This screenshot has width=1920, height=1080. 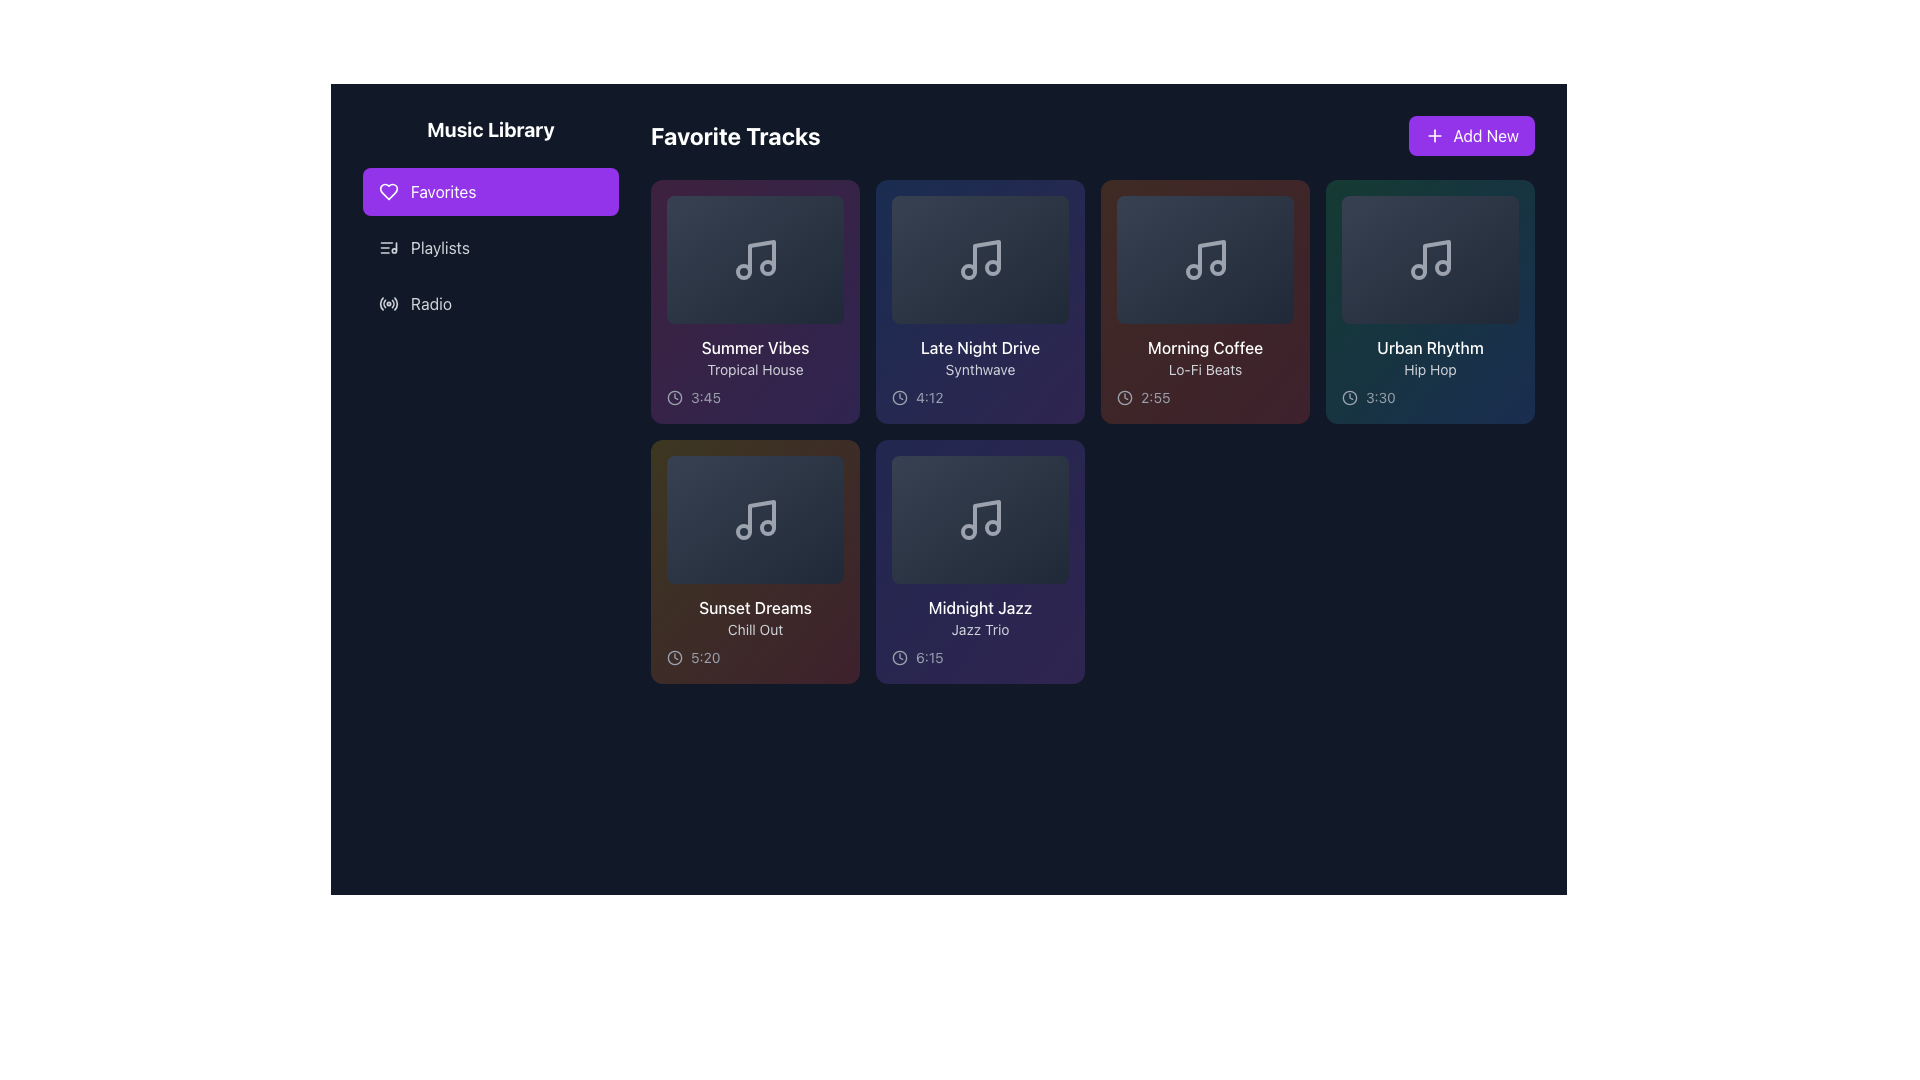 I want to click on the second menu item button in the sidebar, so click(x=490, y=246).